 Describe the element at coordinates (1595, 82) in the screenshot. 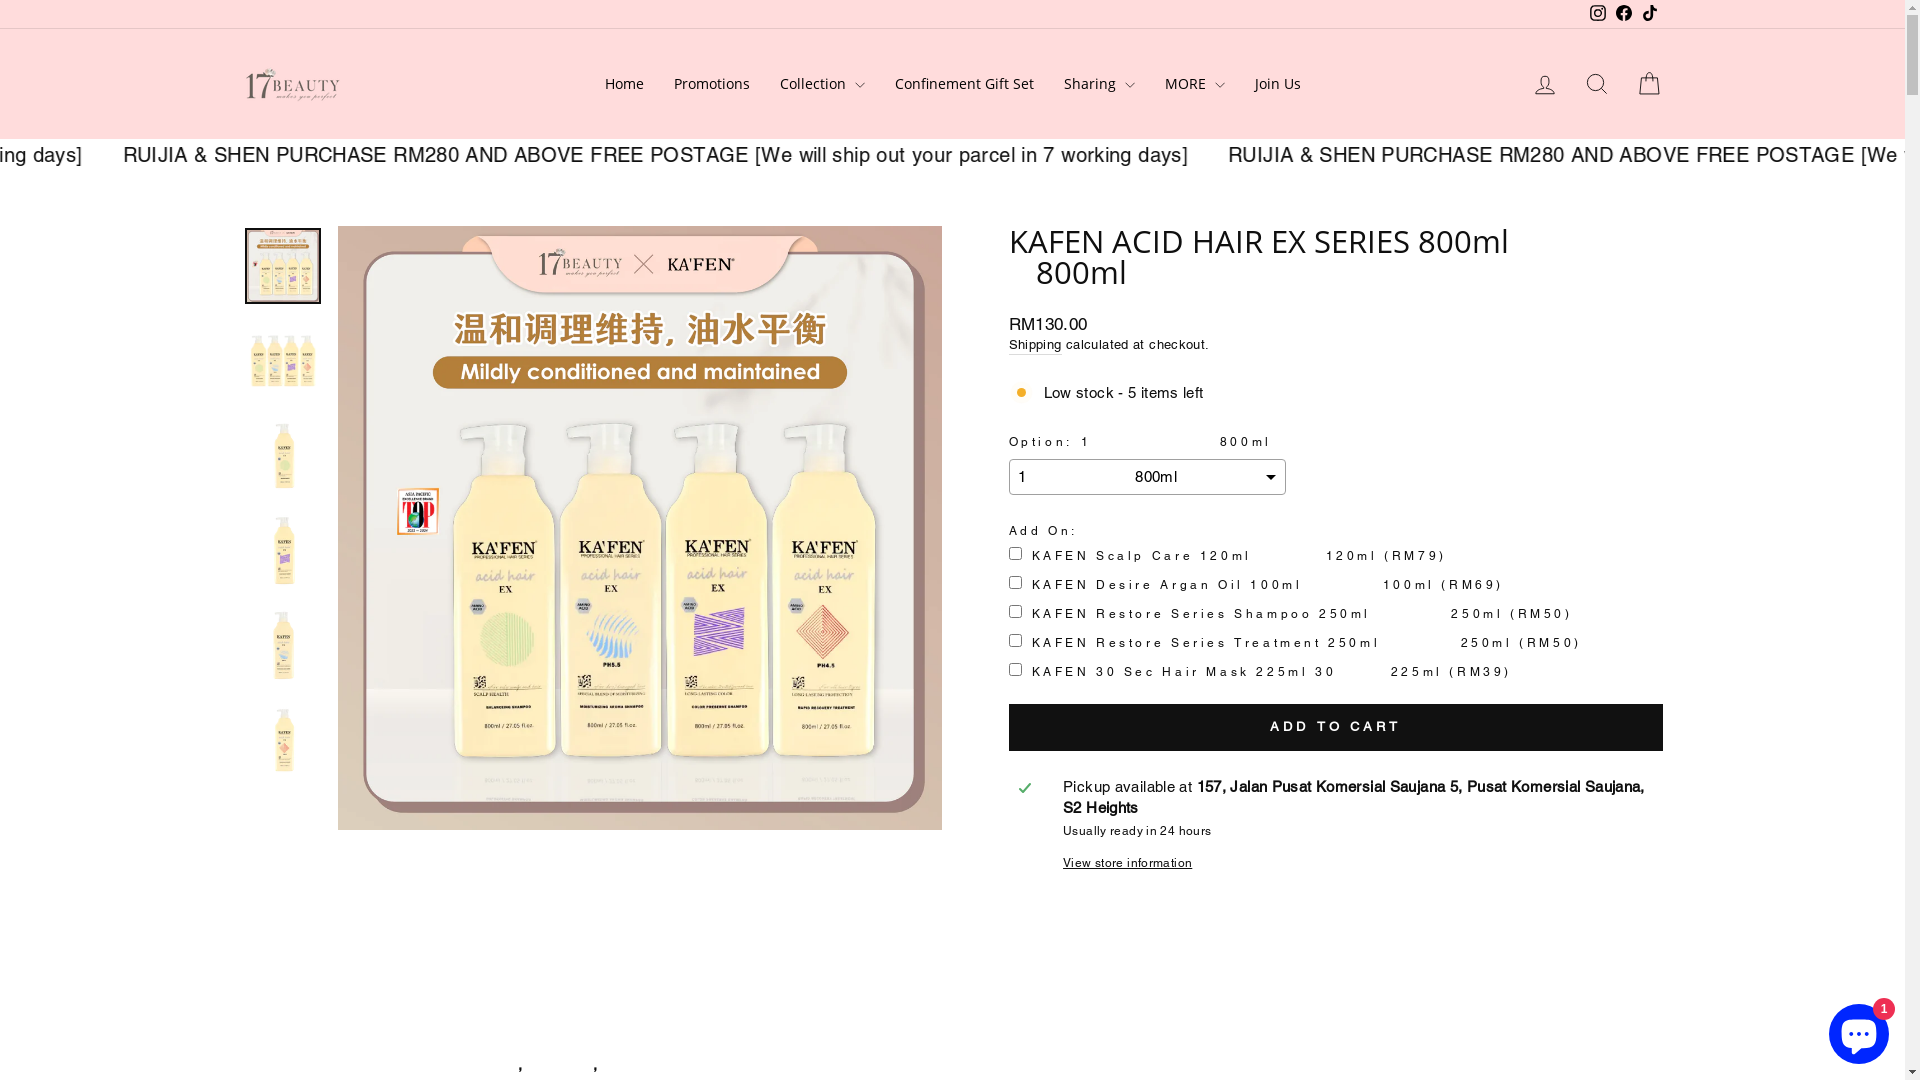

I see `'icon-search` at that location.